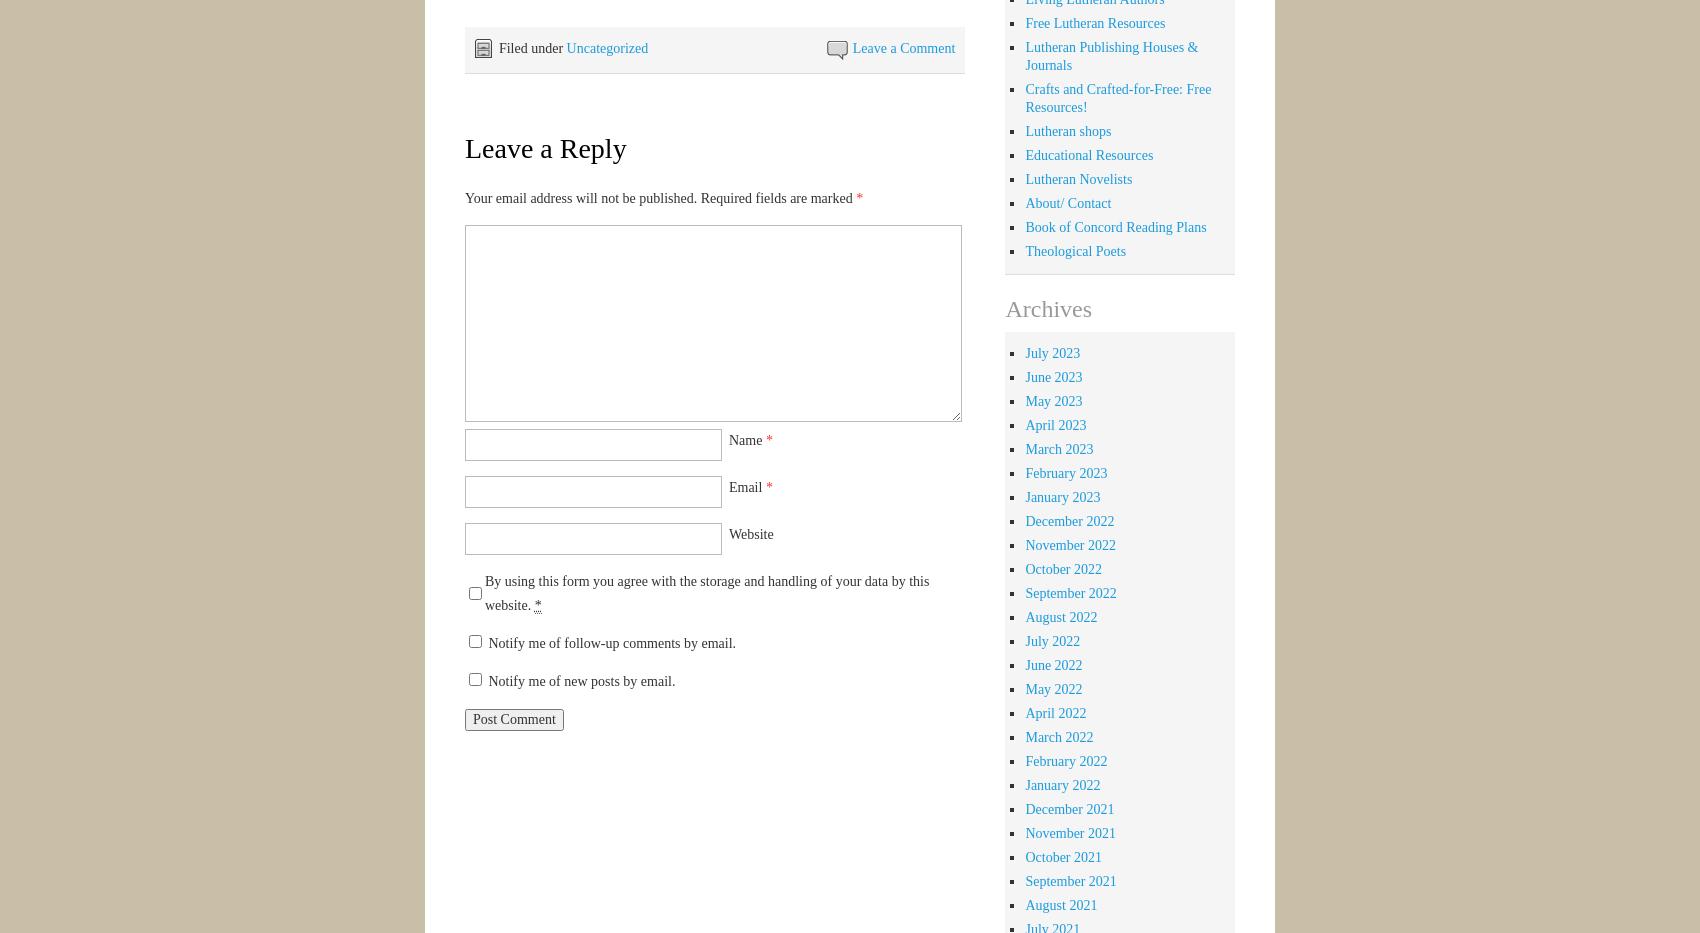 Image resolution: width=1700 pixels, height=933 pixels. What do you see at coordinates (1023, 55) in the screenshot?
I see `'Lutheran Publishing Houses & Journals'` at bounding box center [1023, 55].